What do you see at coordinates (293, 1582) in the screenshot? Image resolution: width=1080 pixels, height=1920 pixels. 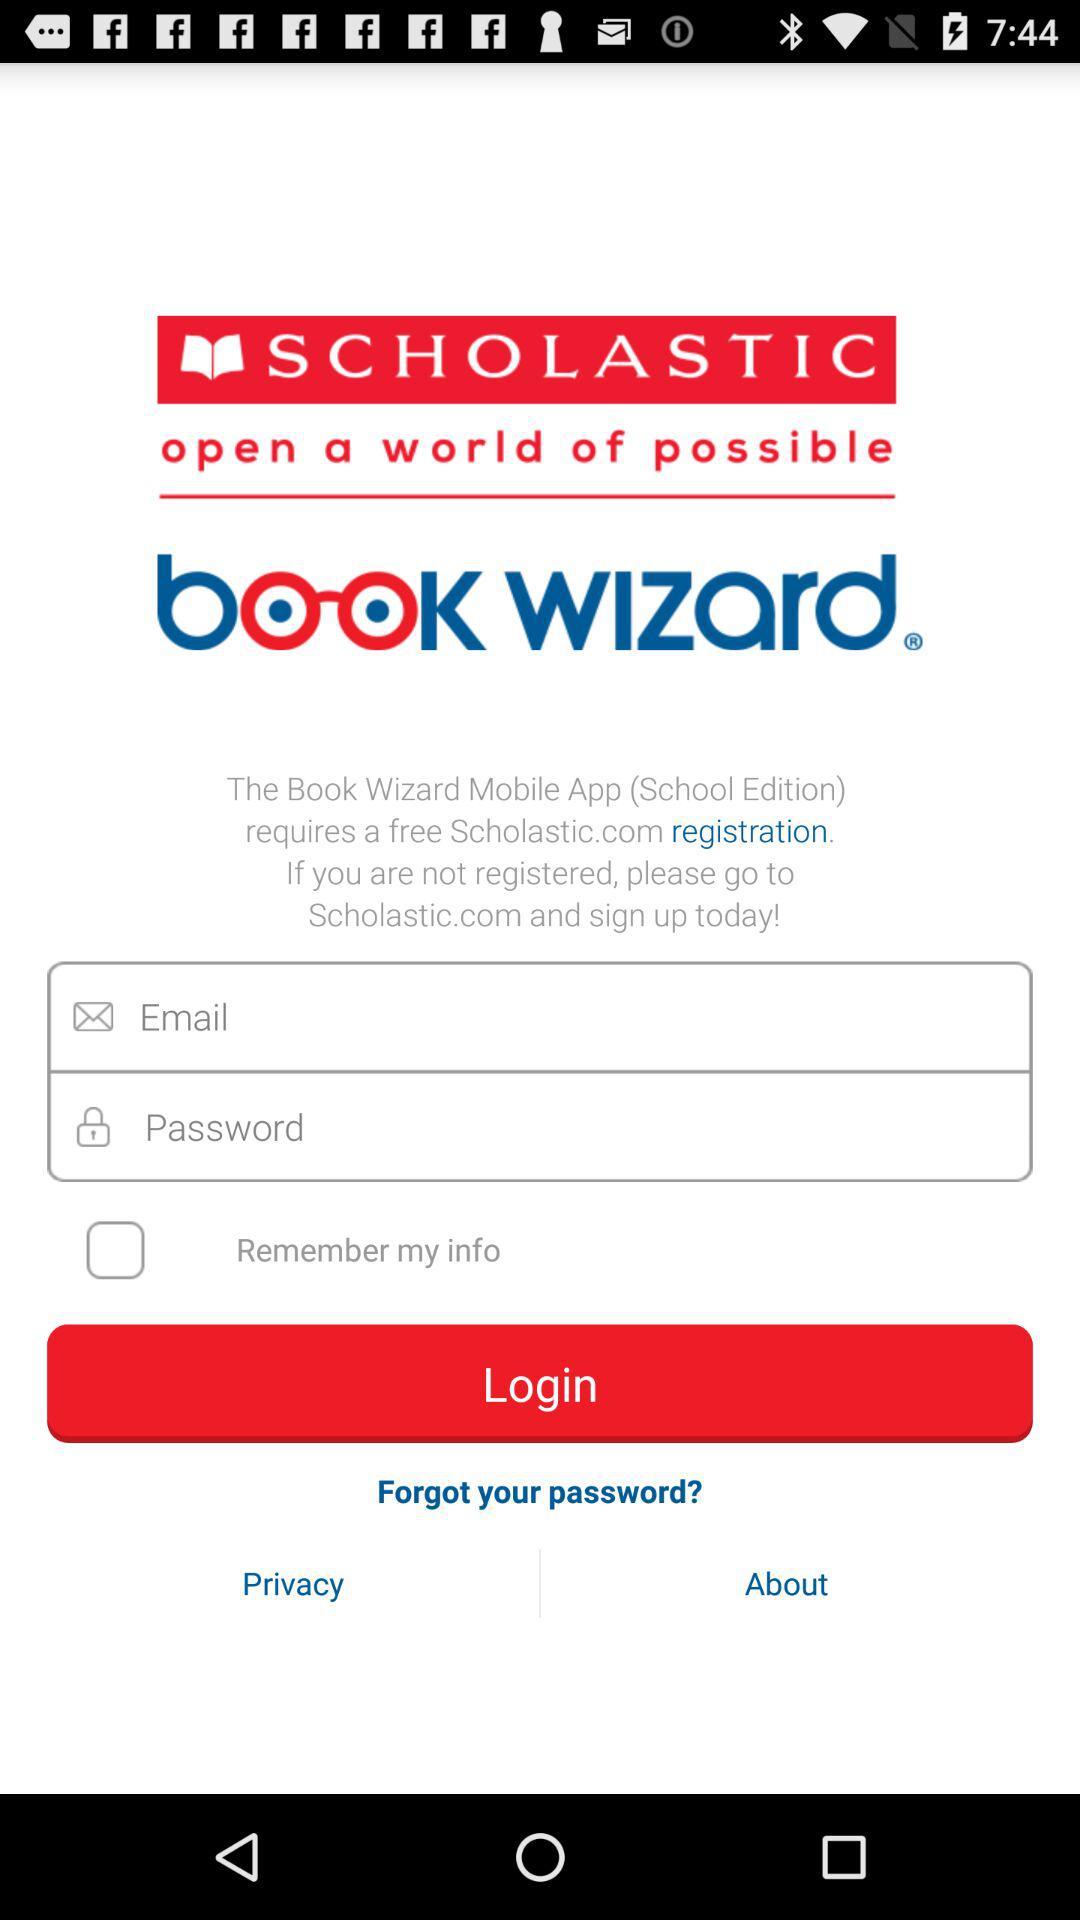 I see `the icon below the forgot your password? icon` at bounding box center [293, 1582].